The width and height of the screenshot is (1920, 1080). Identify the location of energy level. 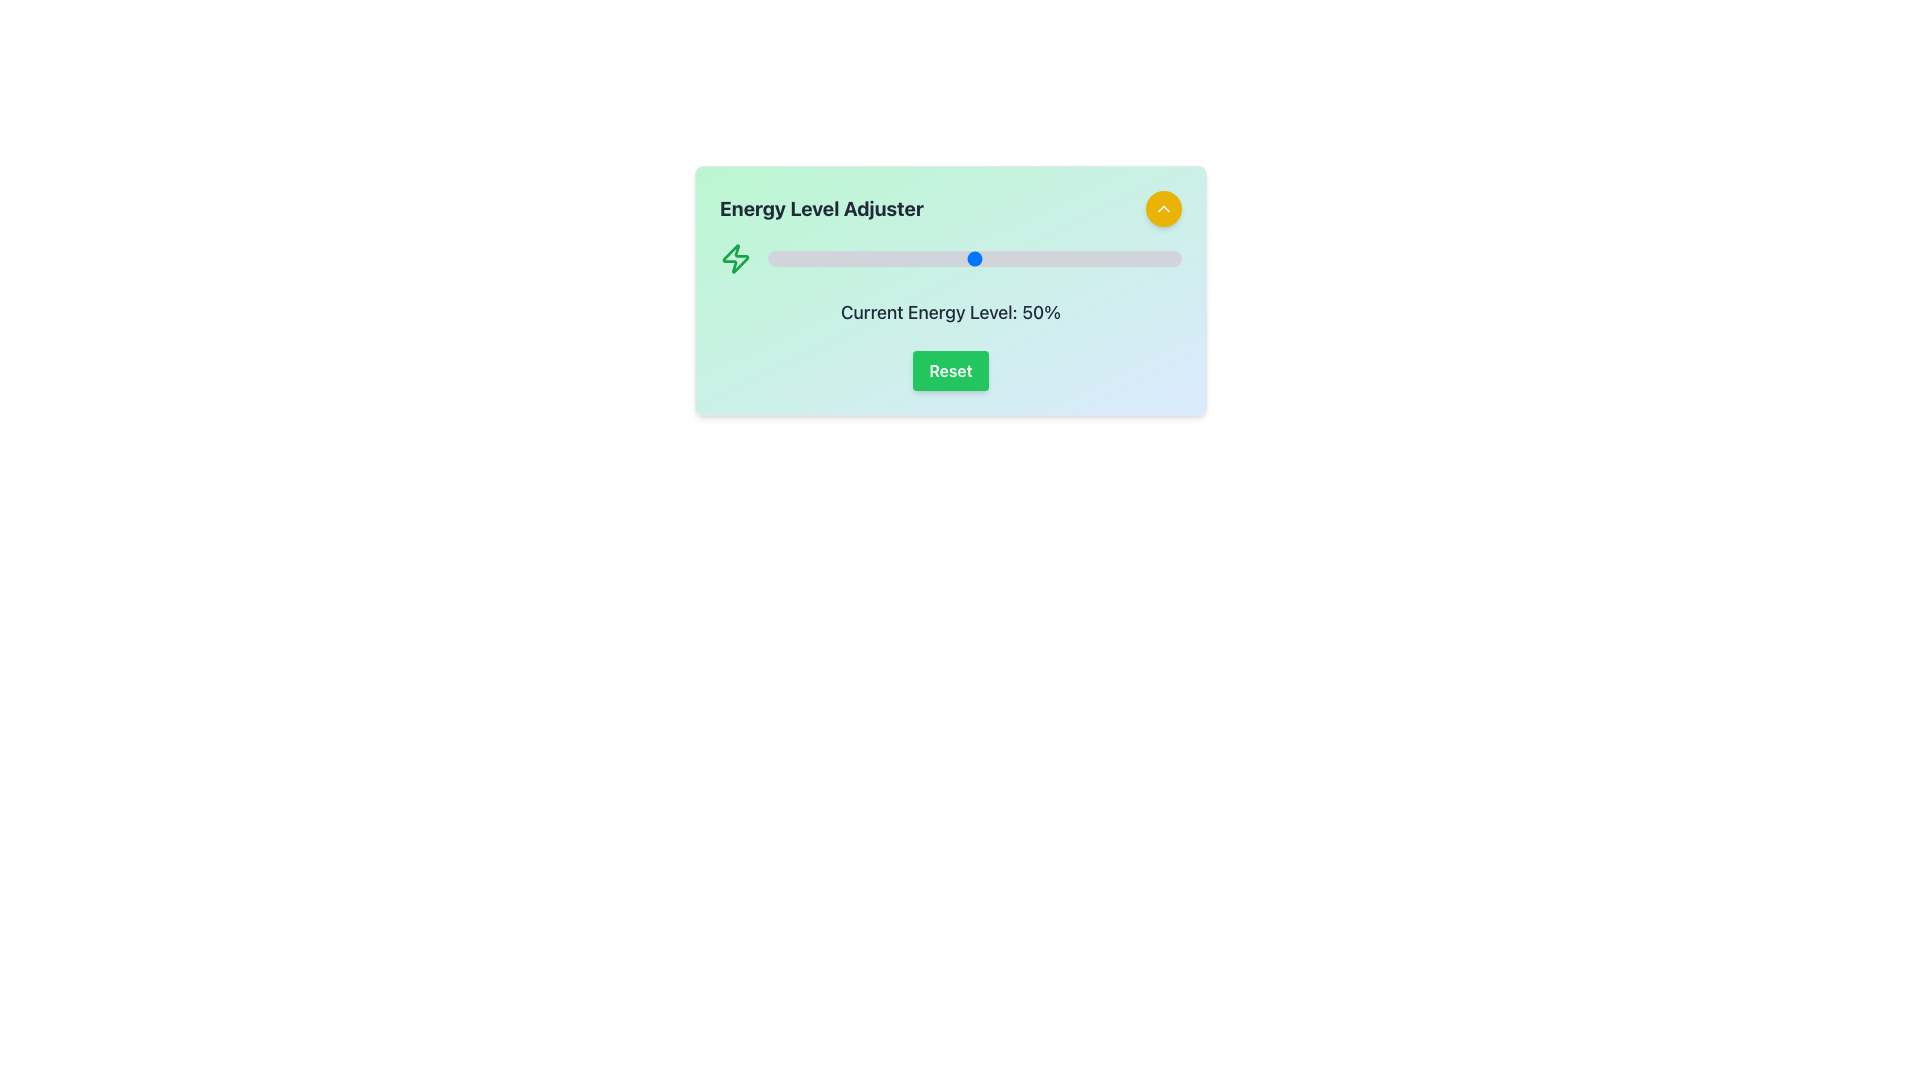
(940, 257).